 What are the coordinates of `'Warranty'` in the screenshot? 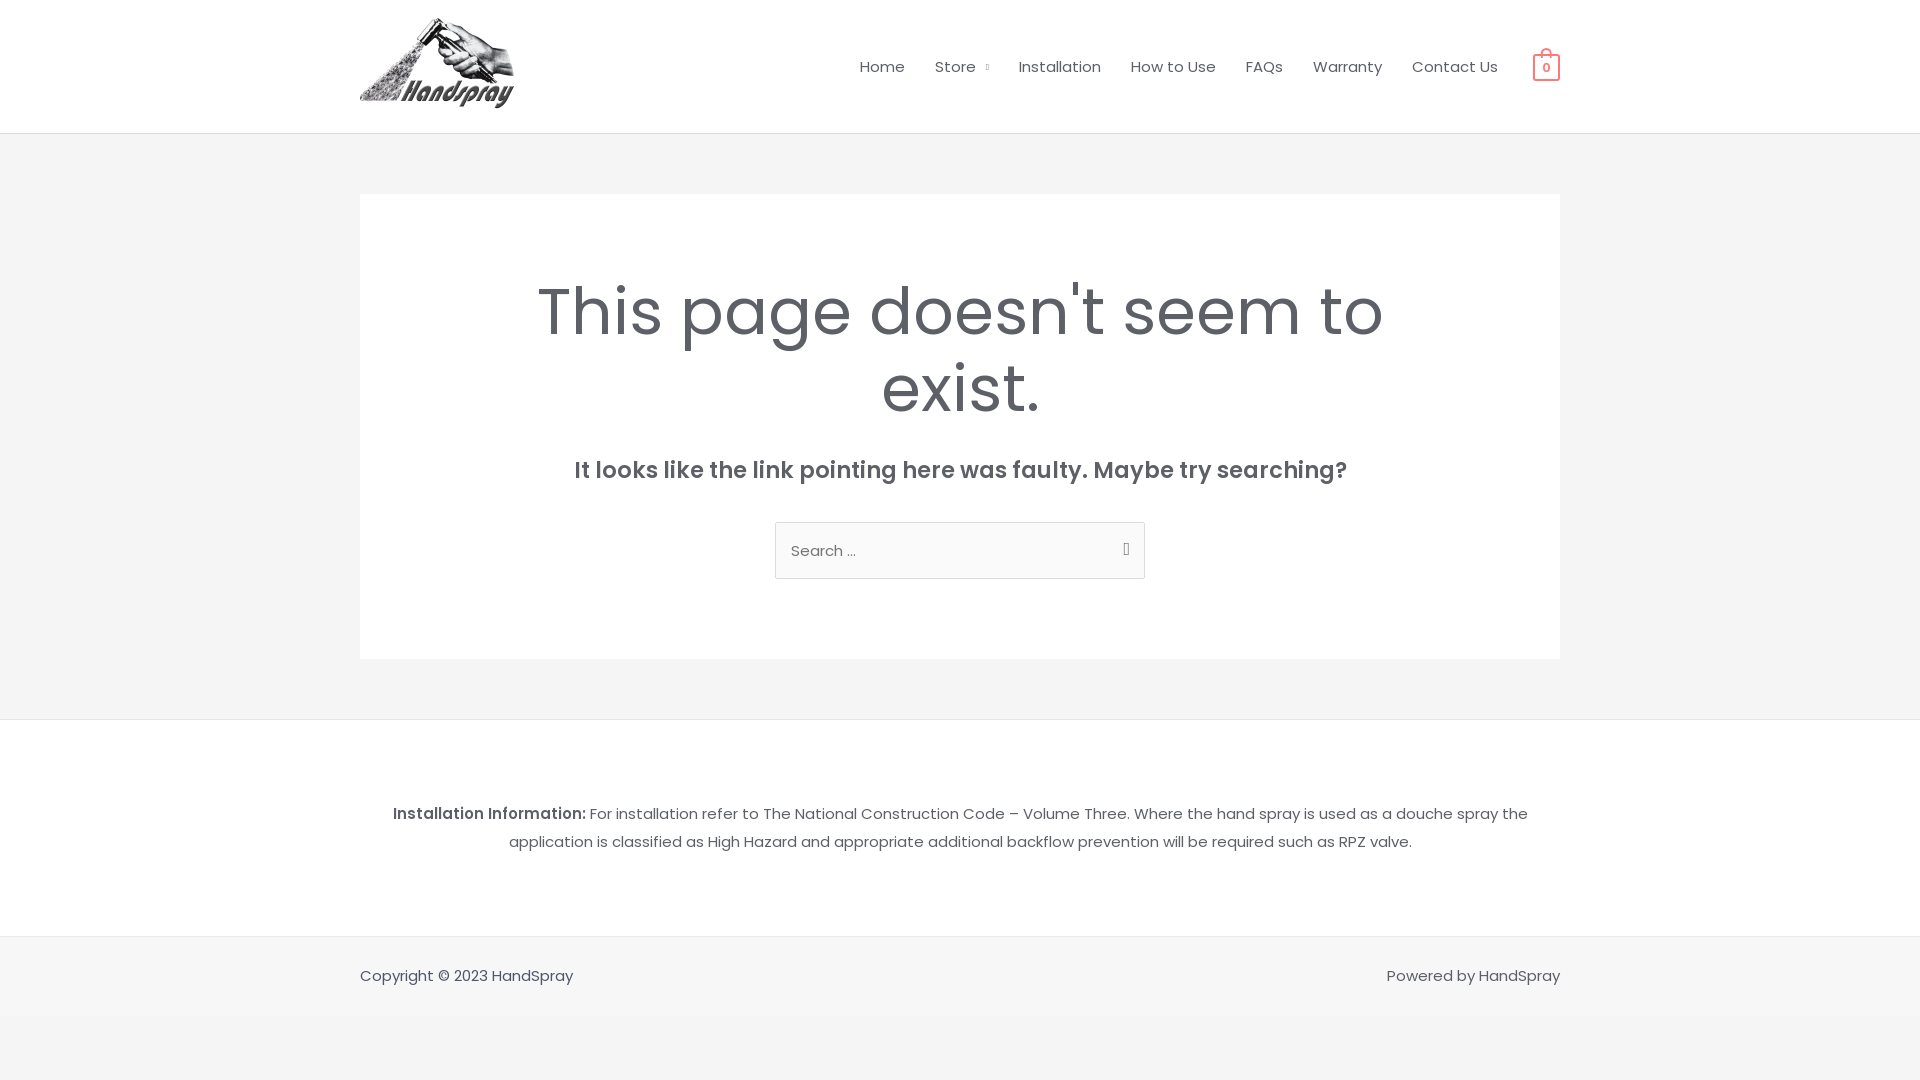 It's located at (1347, 65).